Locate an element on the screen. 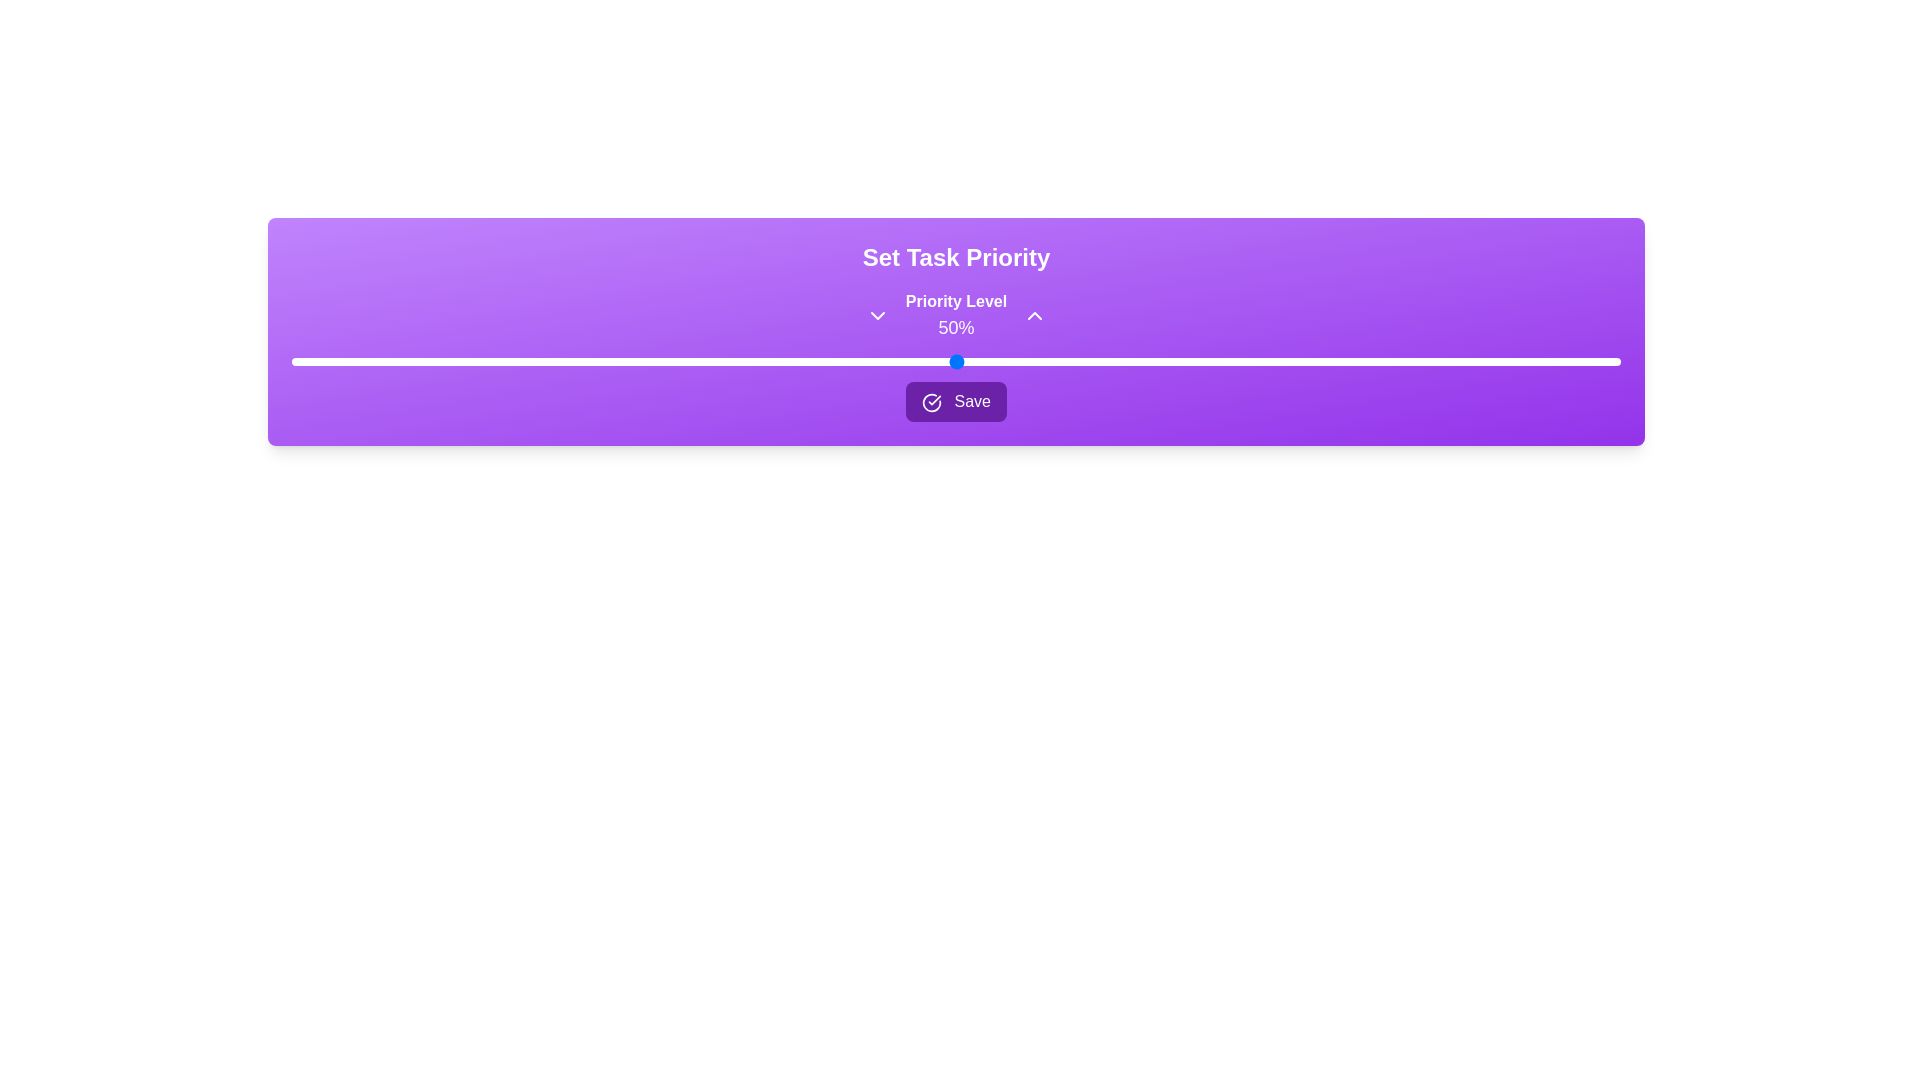 Image resolution: width=1920 pixels, height=1080 pixels. the priority level is located at coordinates (823, 362).